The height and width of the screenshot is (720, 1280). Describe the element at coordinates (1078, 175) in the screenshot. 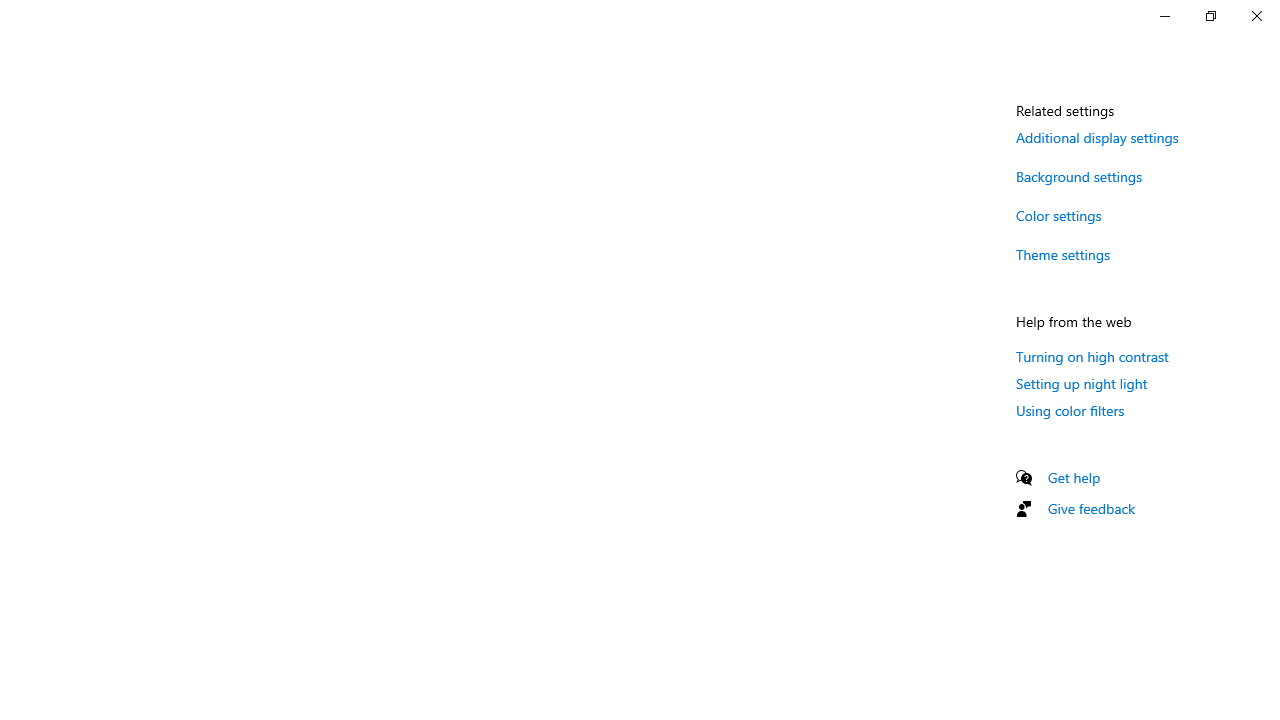

I see `'Background settings'` at that location.